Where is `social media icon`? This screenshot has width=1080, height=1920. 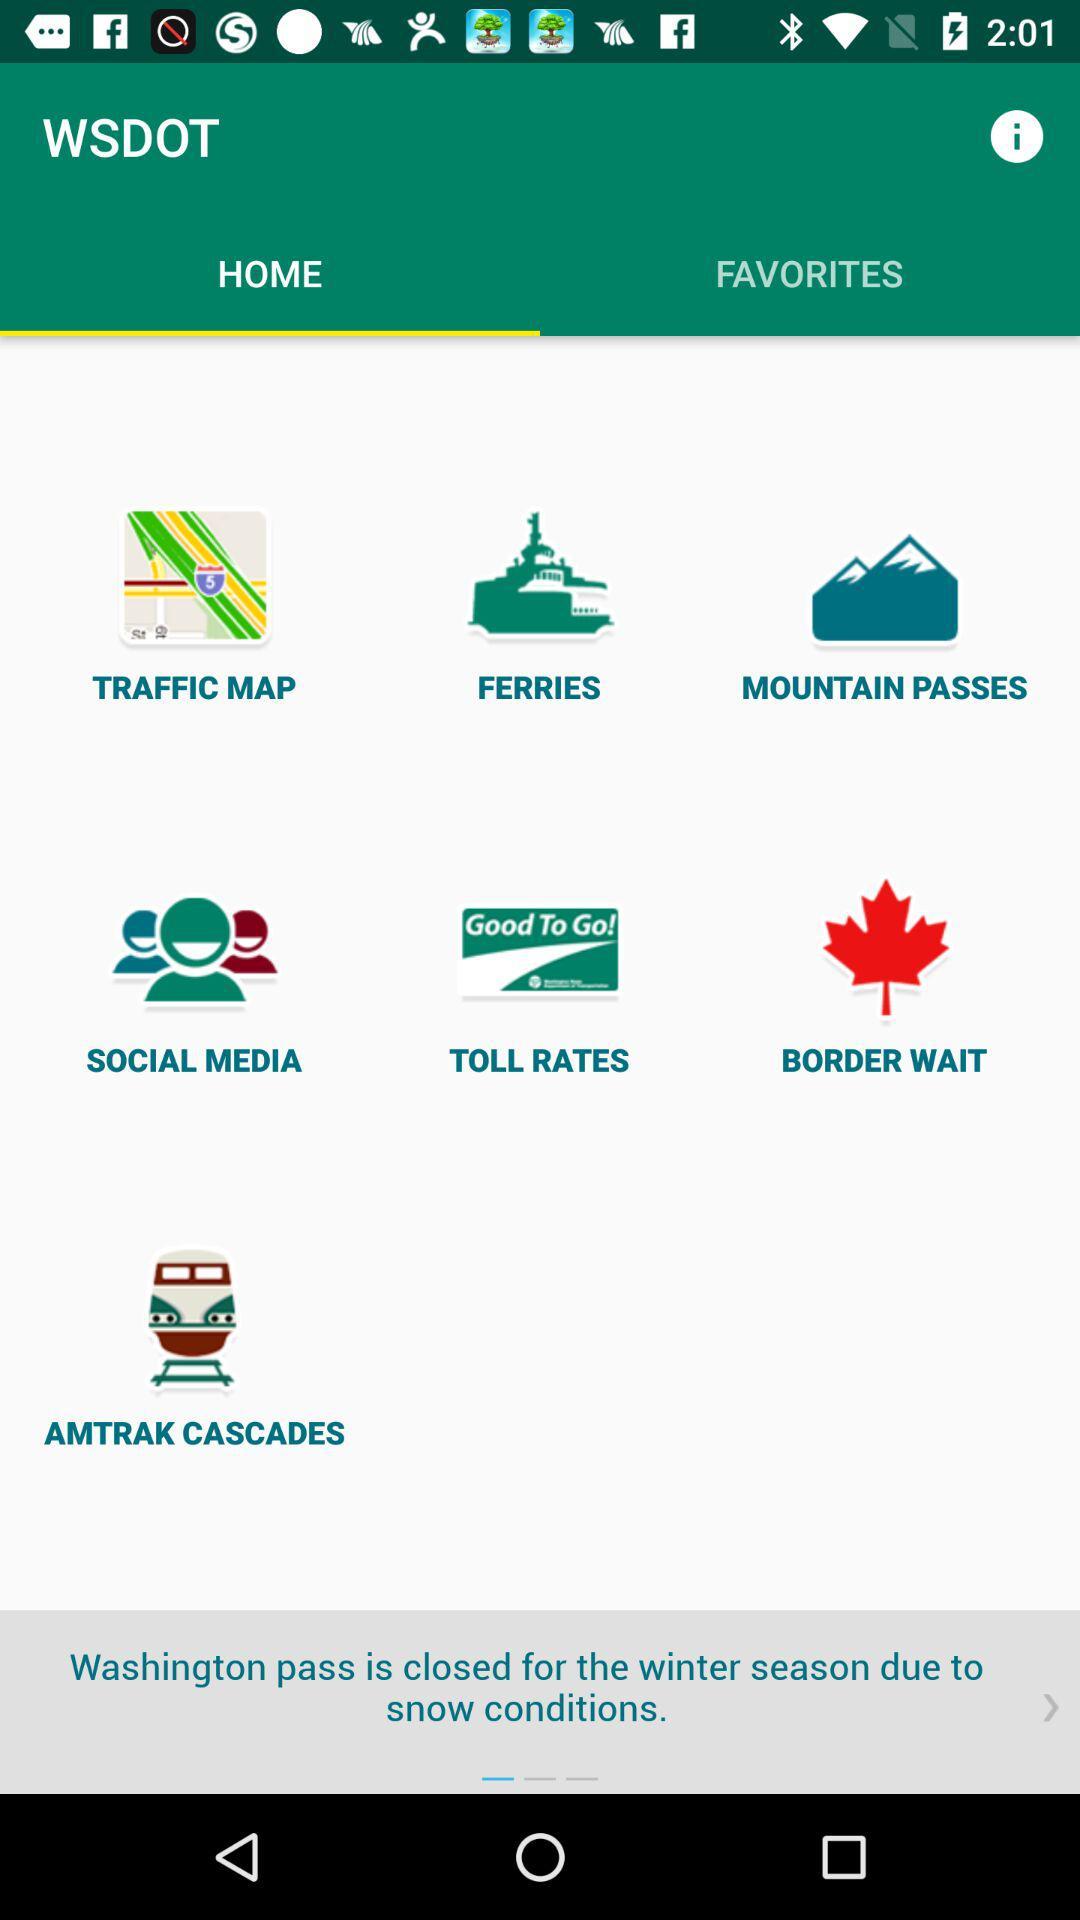
social media icon is located at coordinates (194, 973).